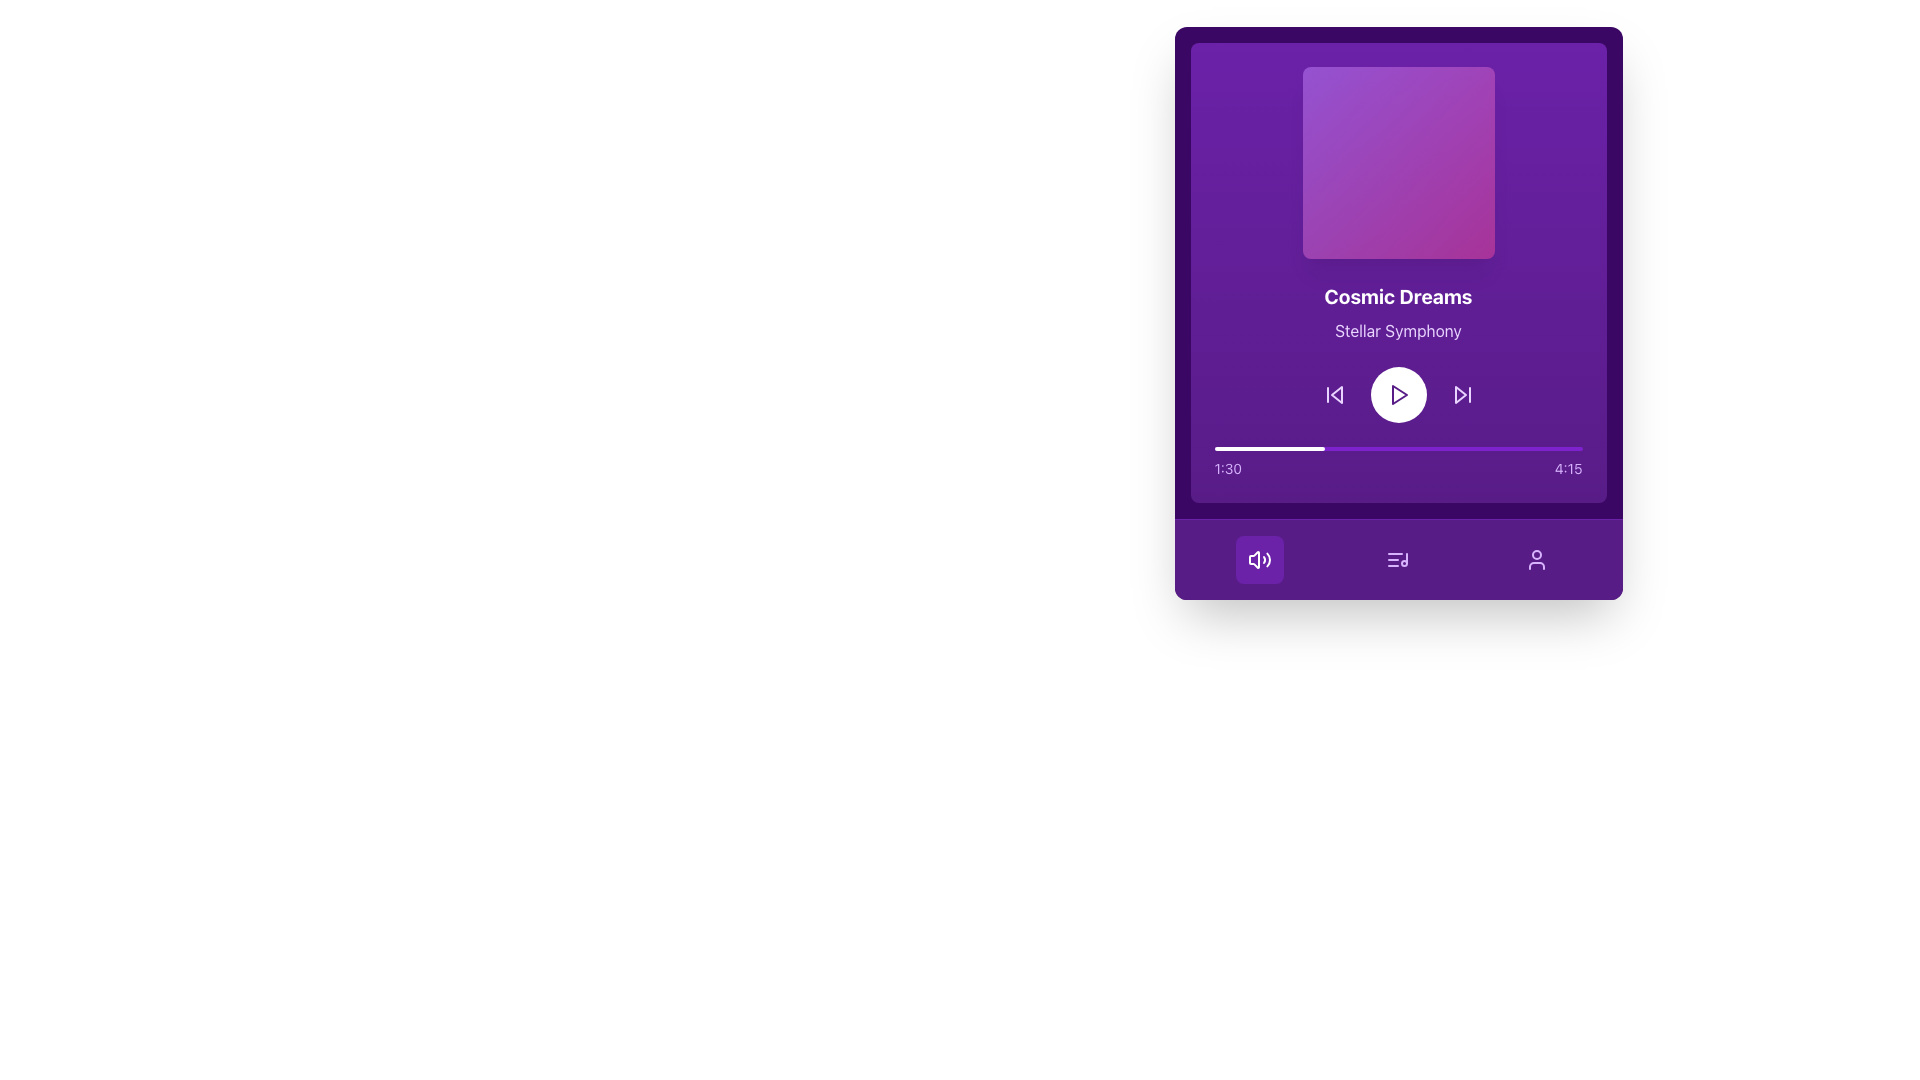 Image resolution: width=1920 pixels, height=1080 pixels. Describe the element at coordinates (1397, 297) in the screenshot. I see `the text label reading 'Cosmic Dreams' which is a bold, large white font on a purple background, located in the music player card interface` at that location.